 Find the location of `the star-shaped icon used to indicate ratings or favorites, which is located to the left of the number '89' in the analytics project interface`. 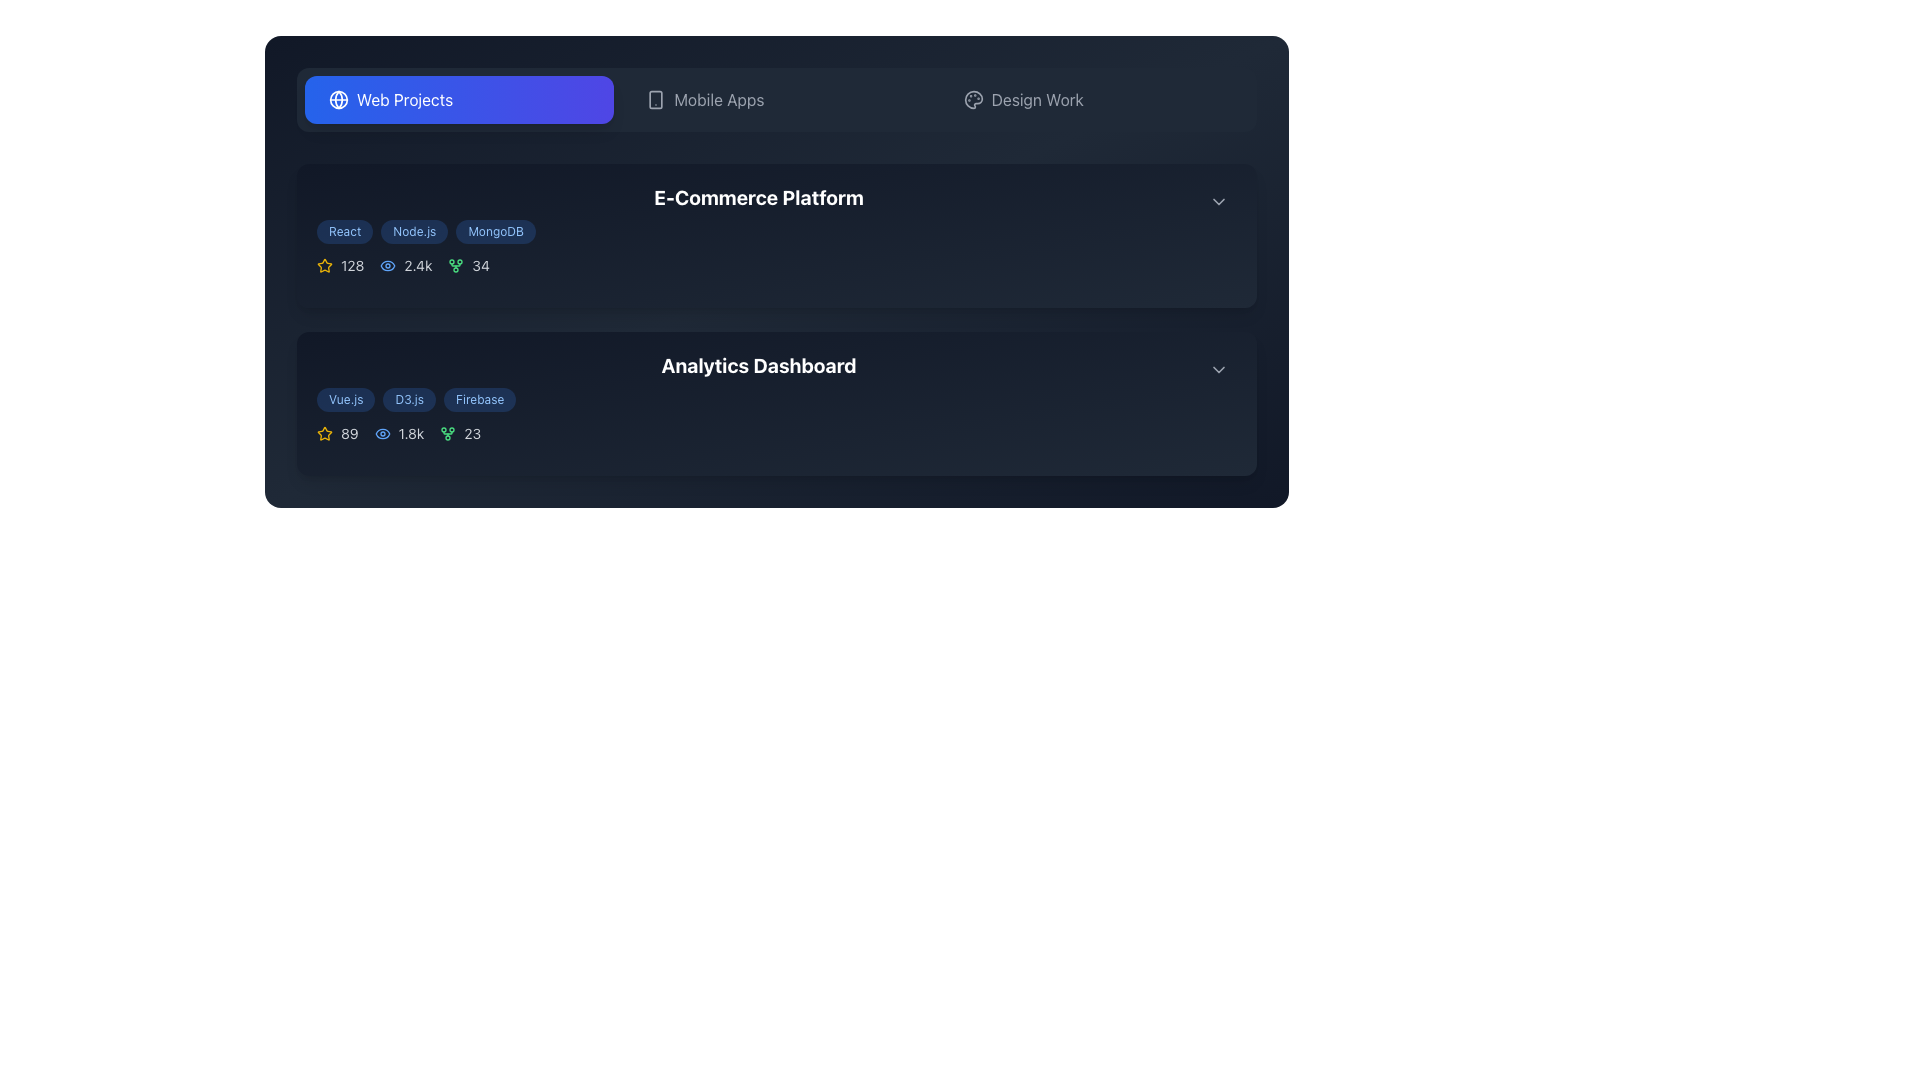

the star-shaped icon used to indicate ratings or favorites, which is located to the left of the number '89' in the analytics project interface is located at coordinates (325, 433).